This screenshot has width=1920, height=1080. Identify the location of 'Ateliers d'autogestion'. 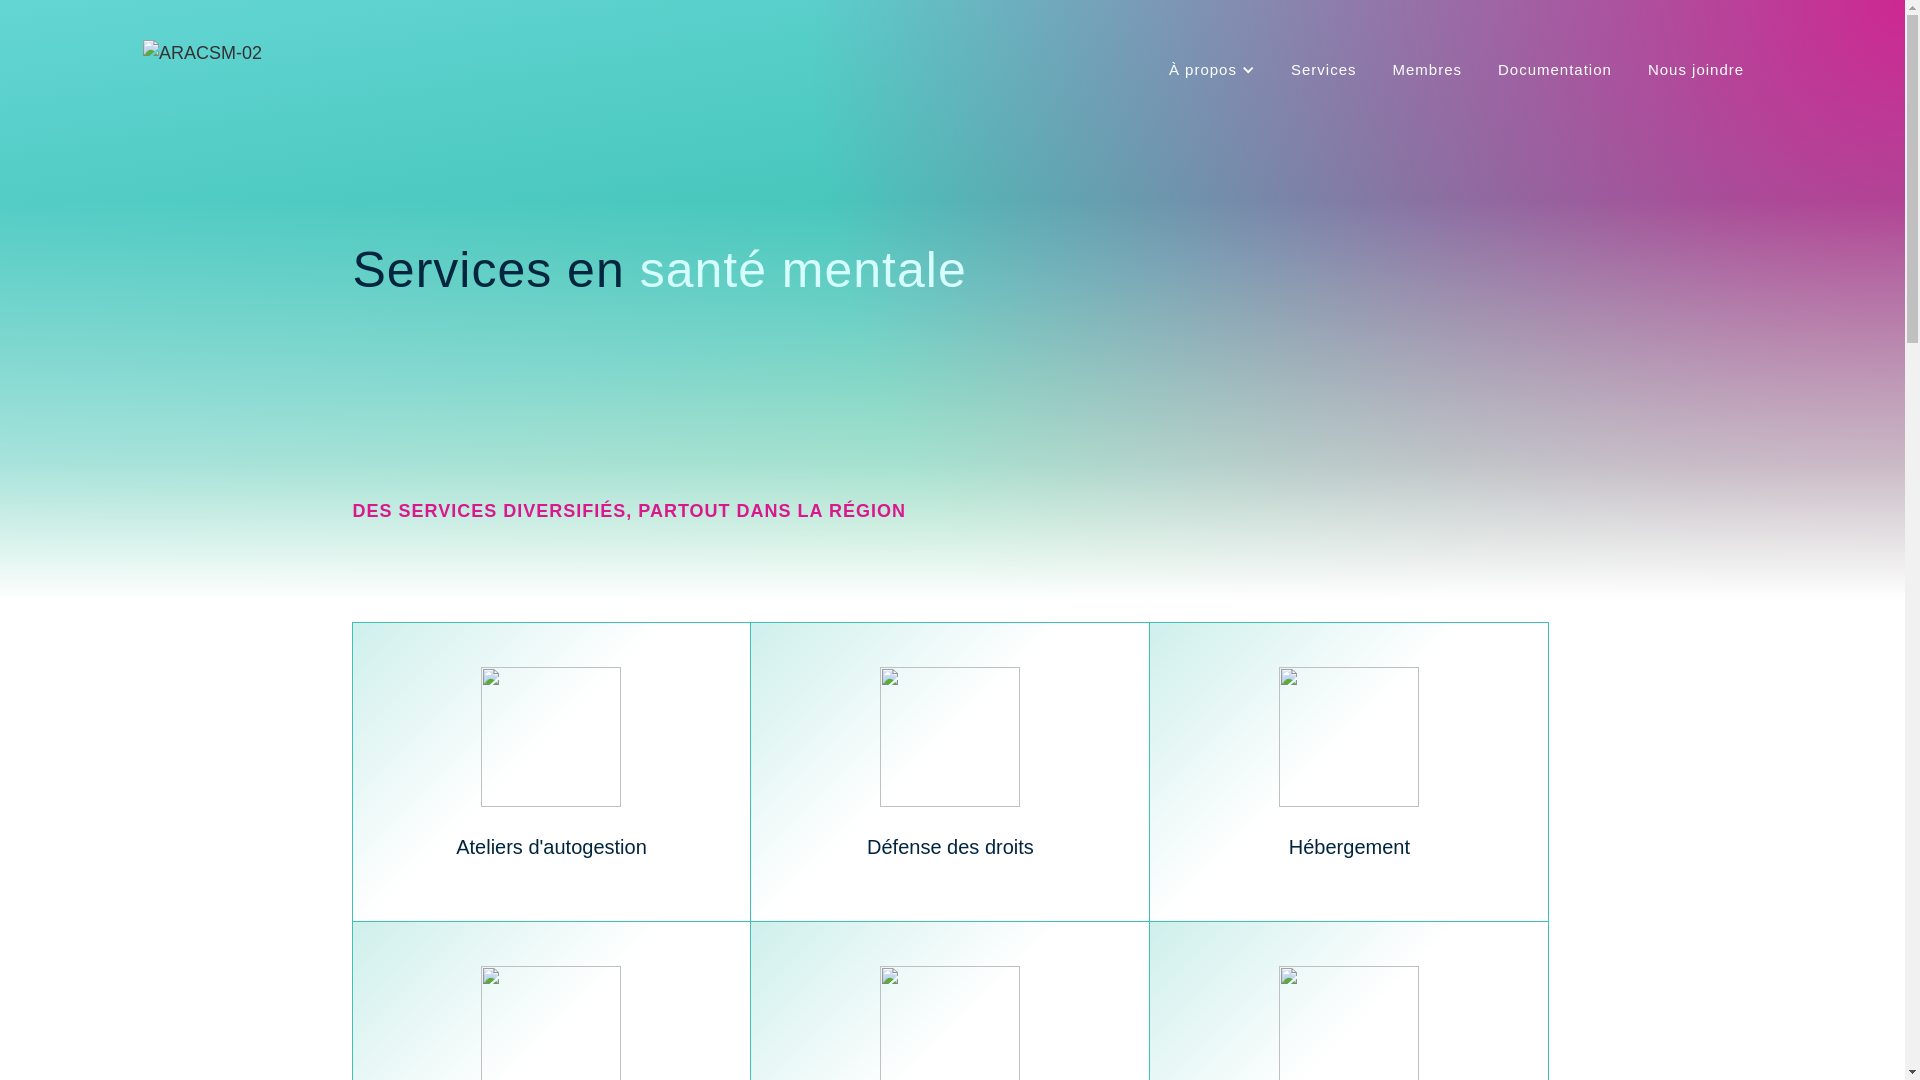
(552, 770).